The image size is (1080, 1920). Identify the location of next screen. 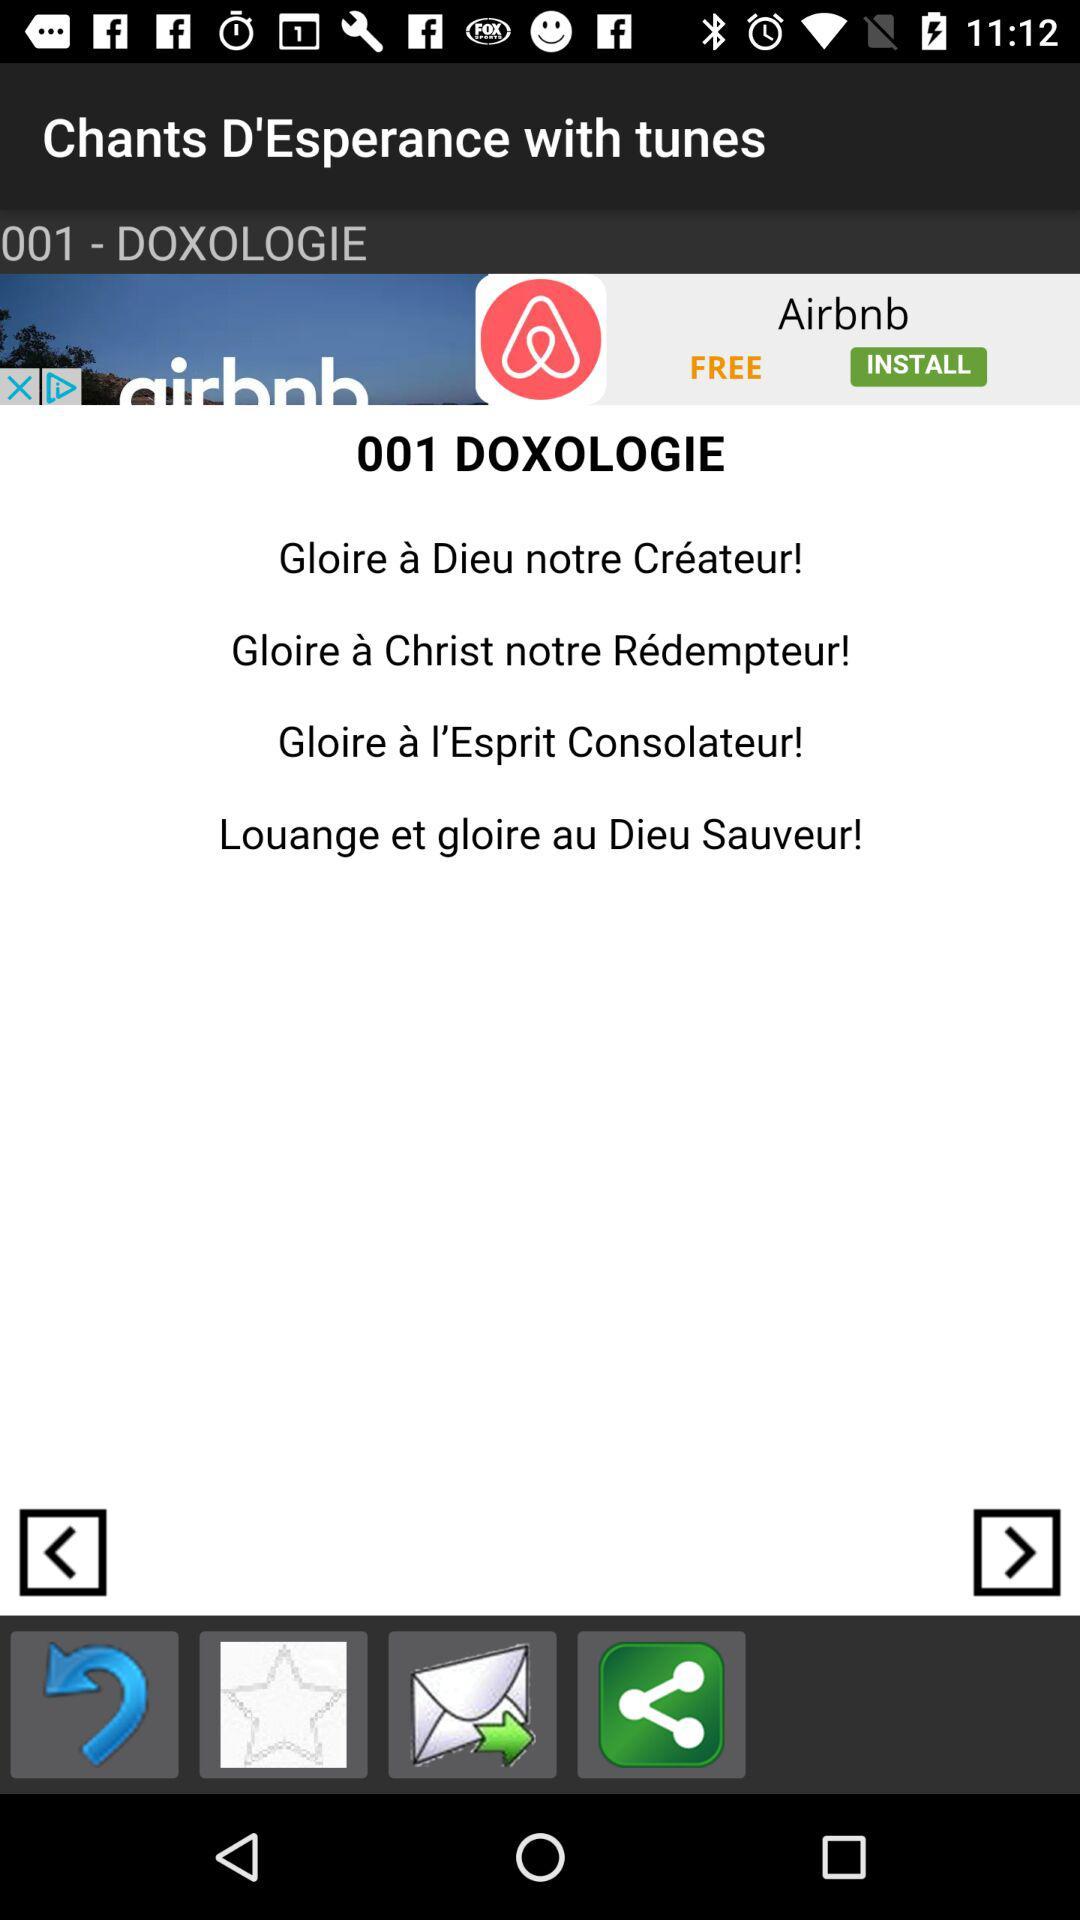
(1017, 1551).